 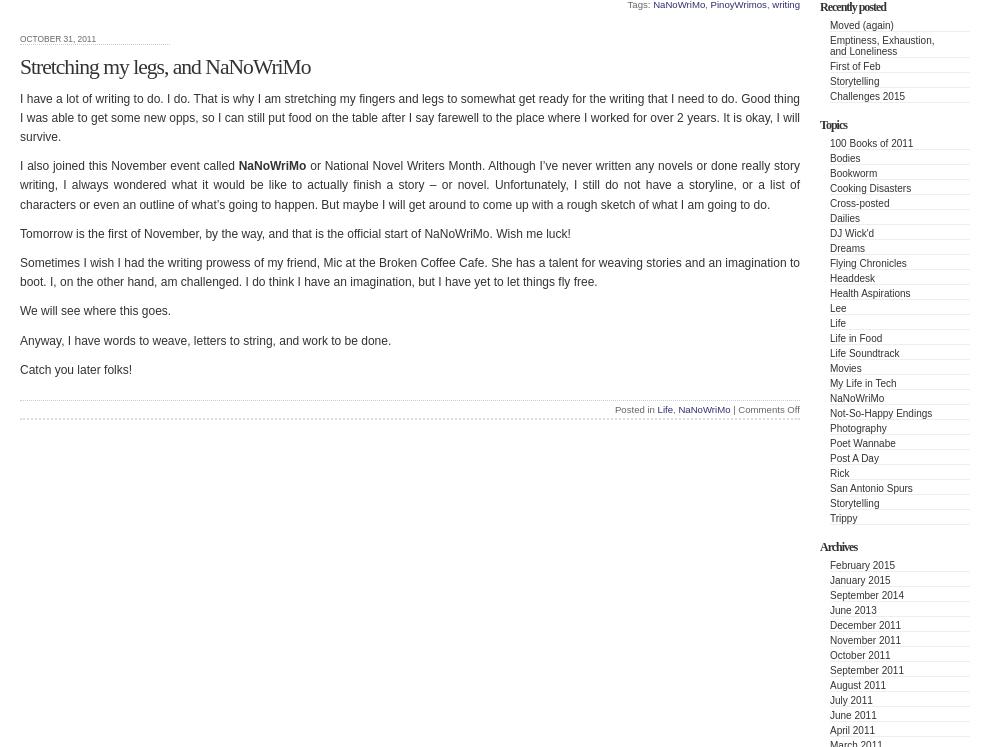 What do you see at coordinates (829, 24) in the screenshot?
I see `'Moved (again)'` at bounding box center [829, 24].